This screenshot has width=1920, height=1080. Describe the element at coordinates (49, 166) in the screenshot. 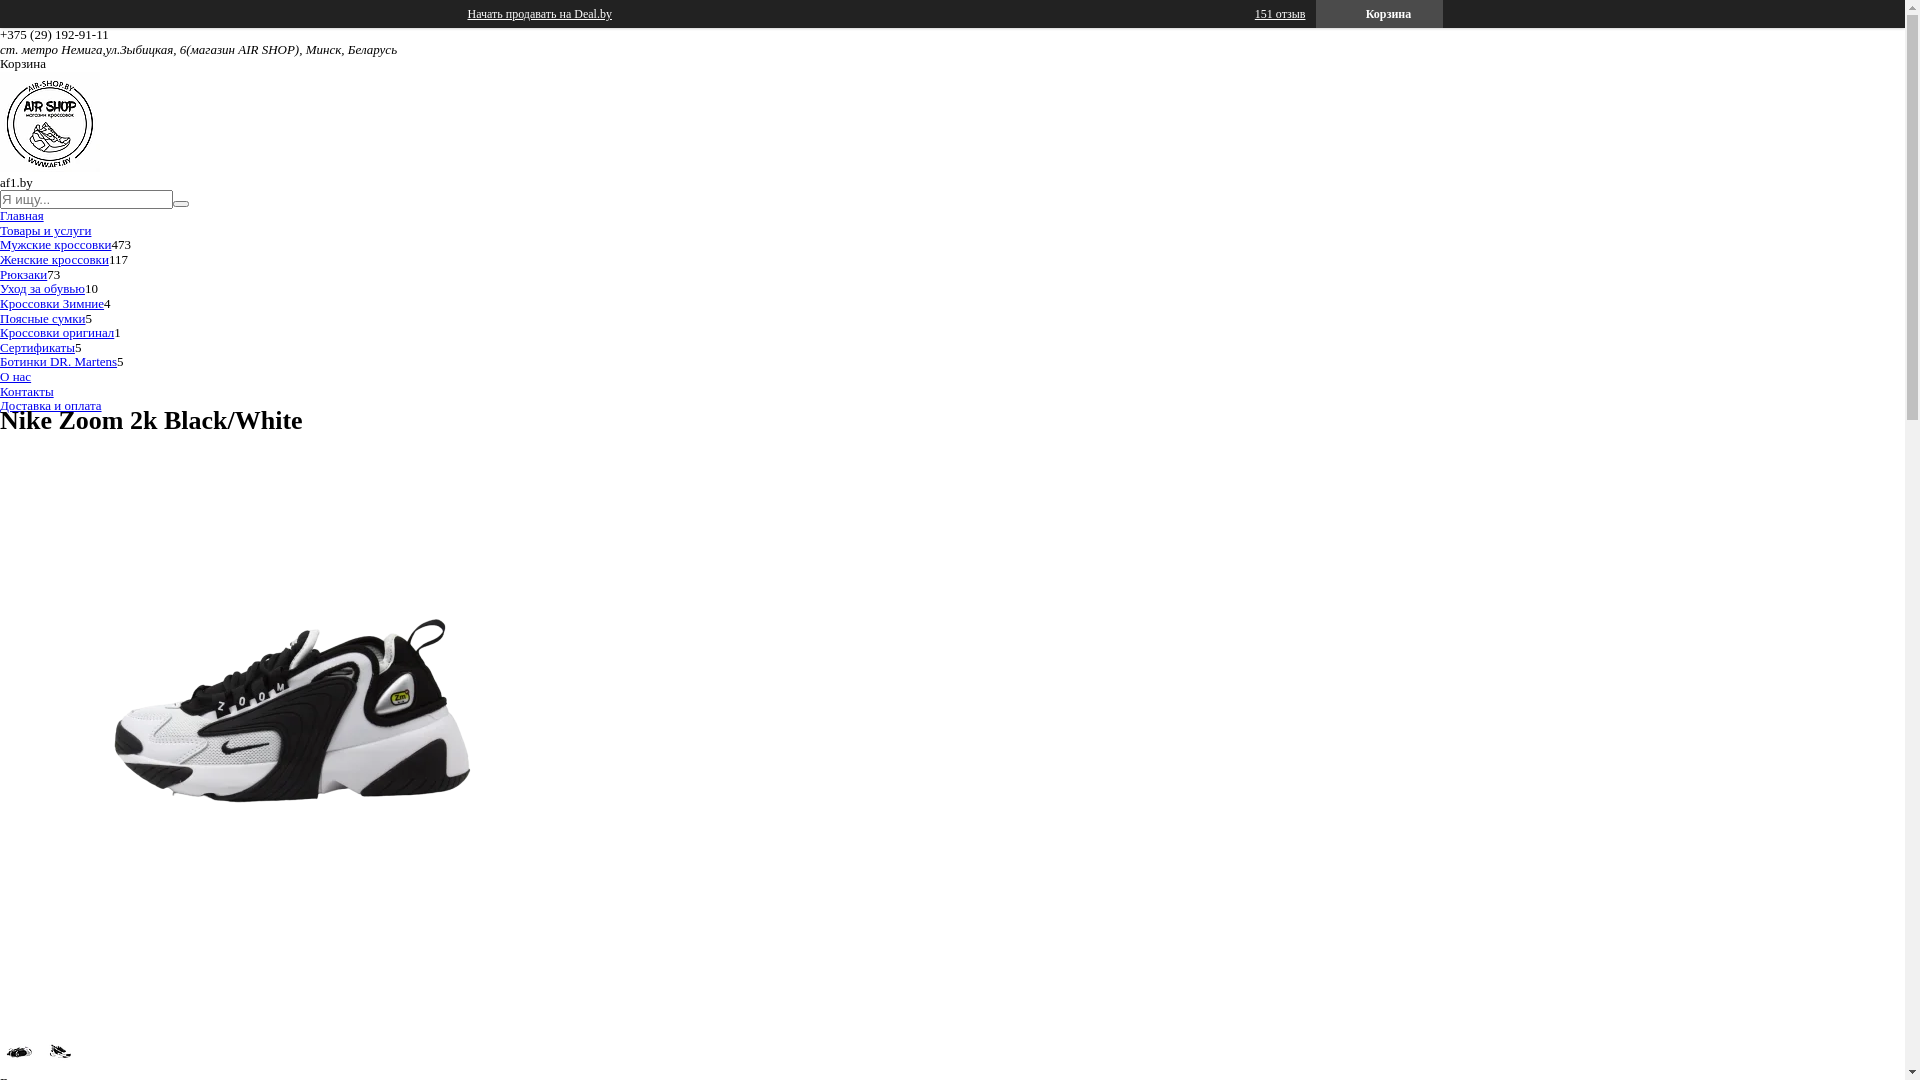

I see `'af1.by'` at that location.